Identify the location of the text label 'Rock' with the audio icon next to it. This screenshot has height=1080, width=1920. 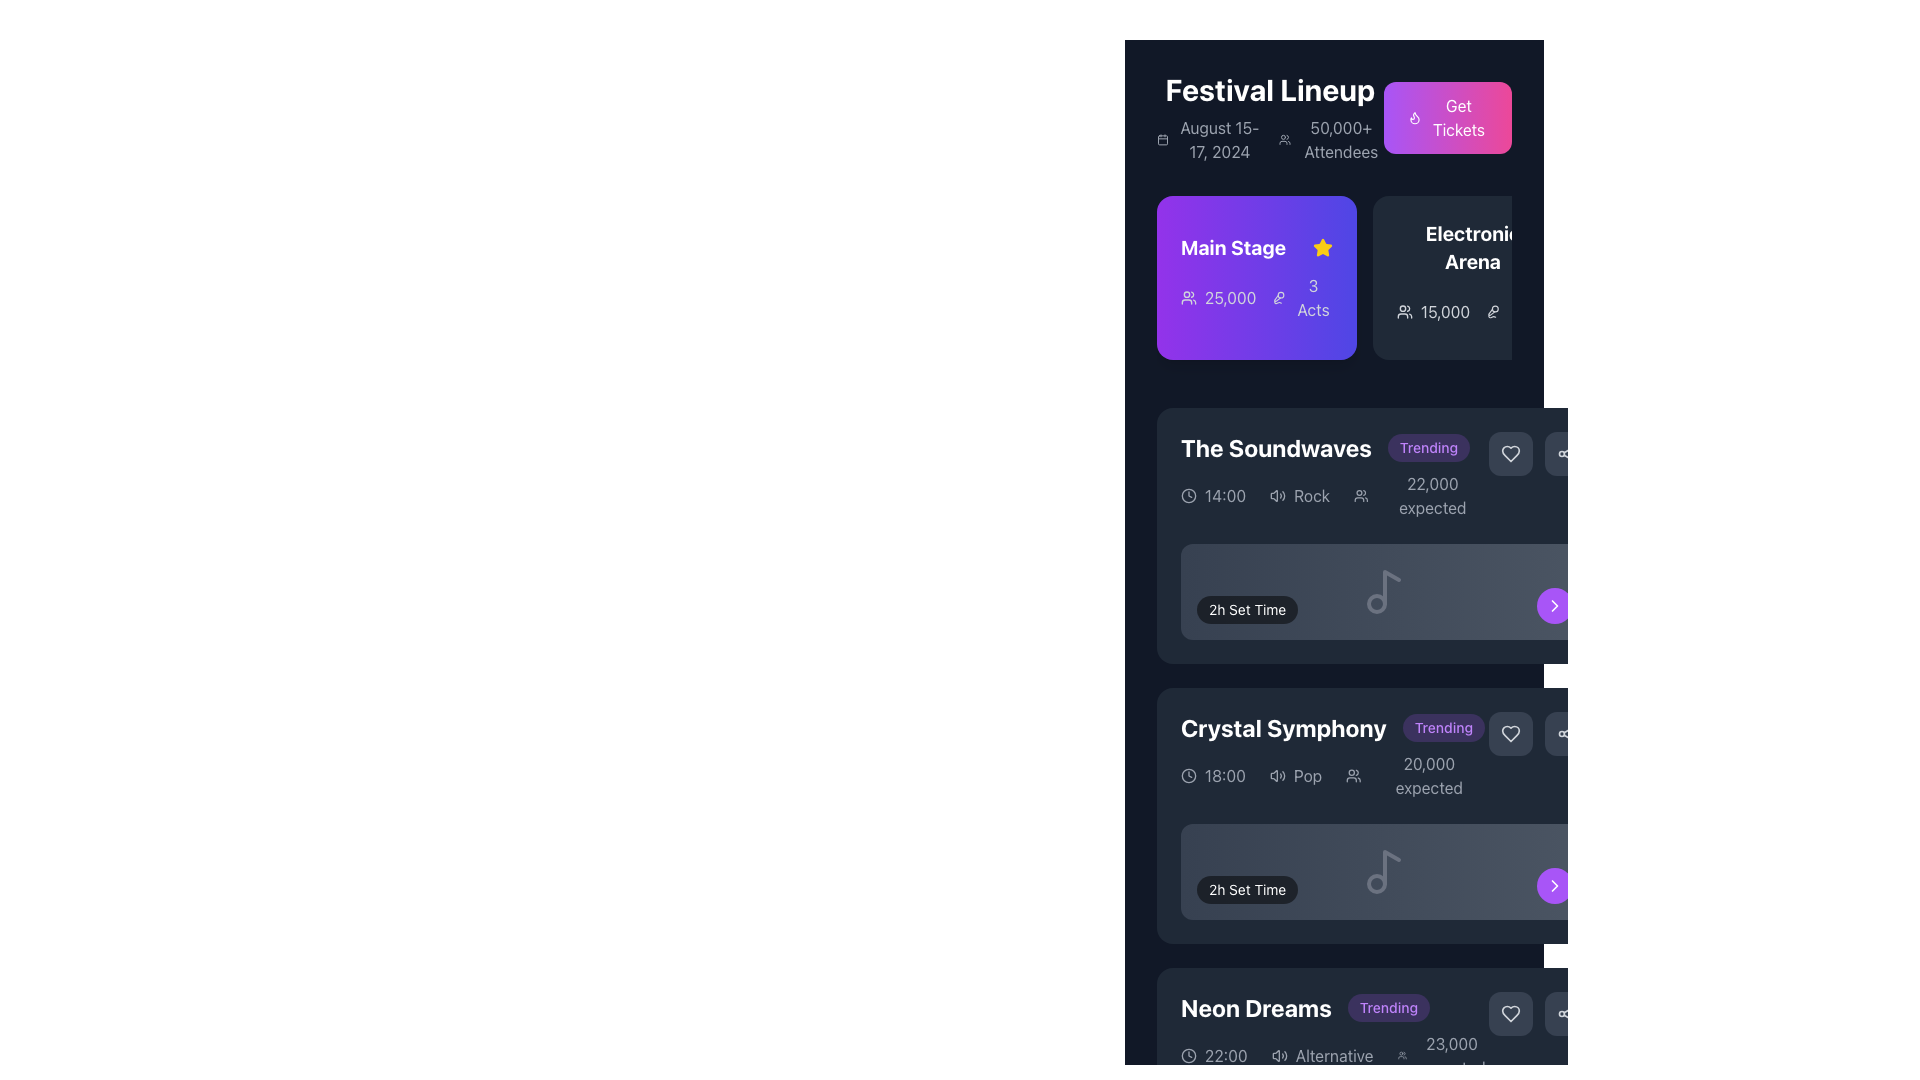
(1300, 495).